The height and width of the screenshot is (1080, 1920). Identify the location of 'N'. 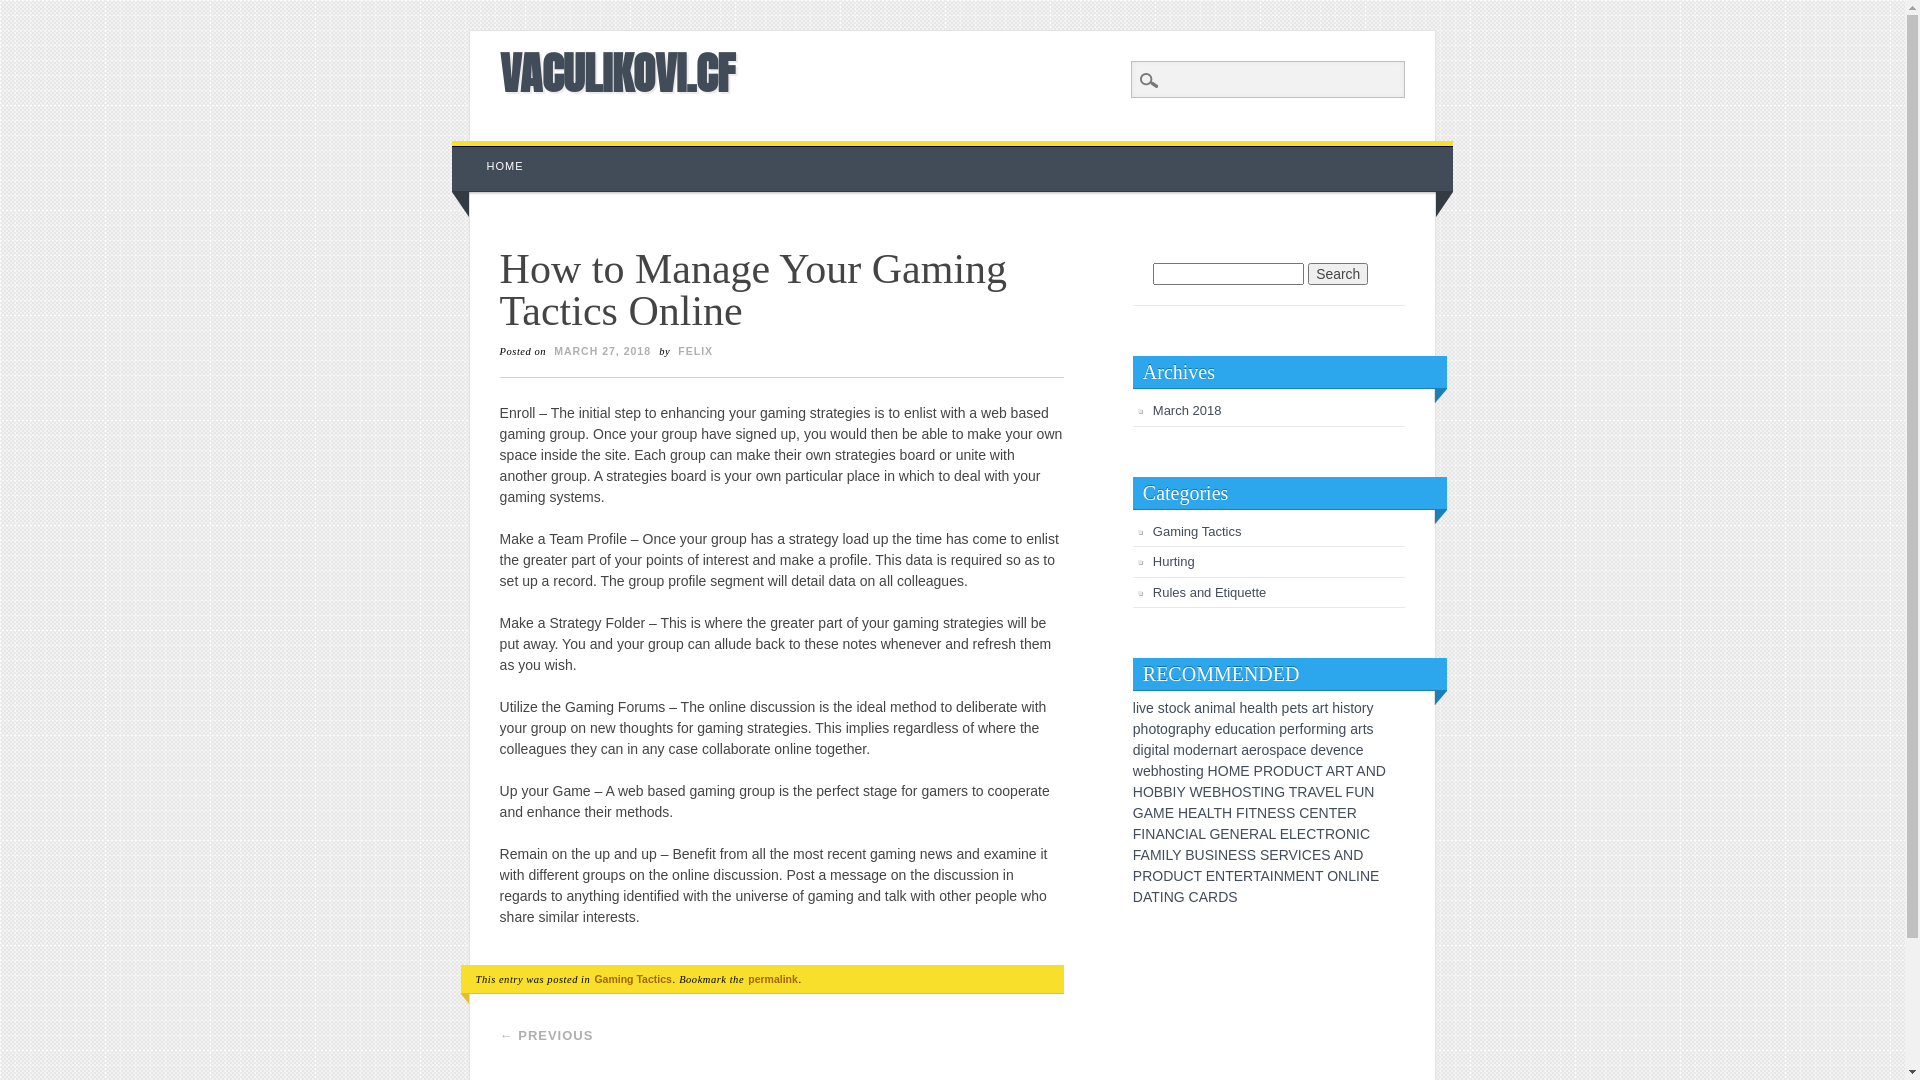
(1350, 833).